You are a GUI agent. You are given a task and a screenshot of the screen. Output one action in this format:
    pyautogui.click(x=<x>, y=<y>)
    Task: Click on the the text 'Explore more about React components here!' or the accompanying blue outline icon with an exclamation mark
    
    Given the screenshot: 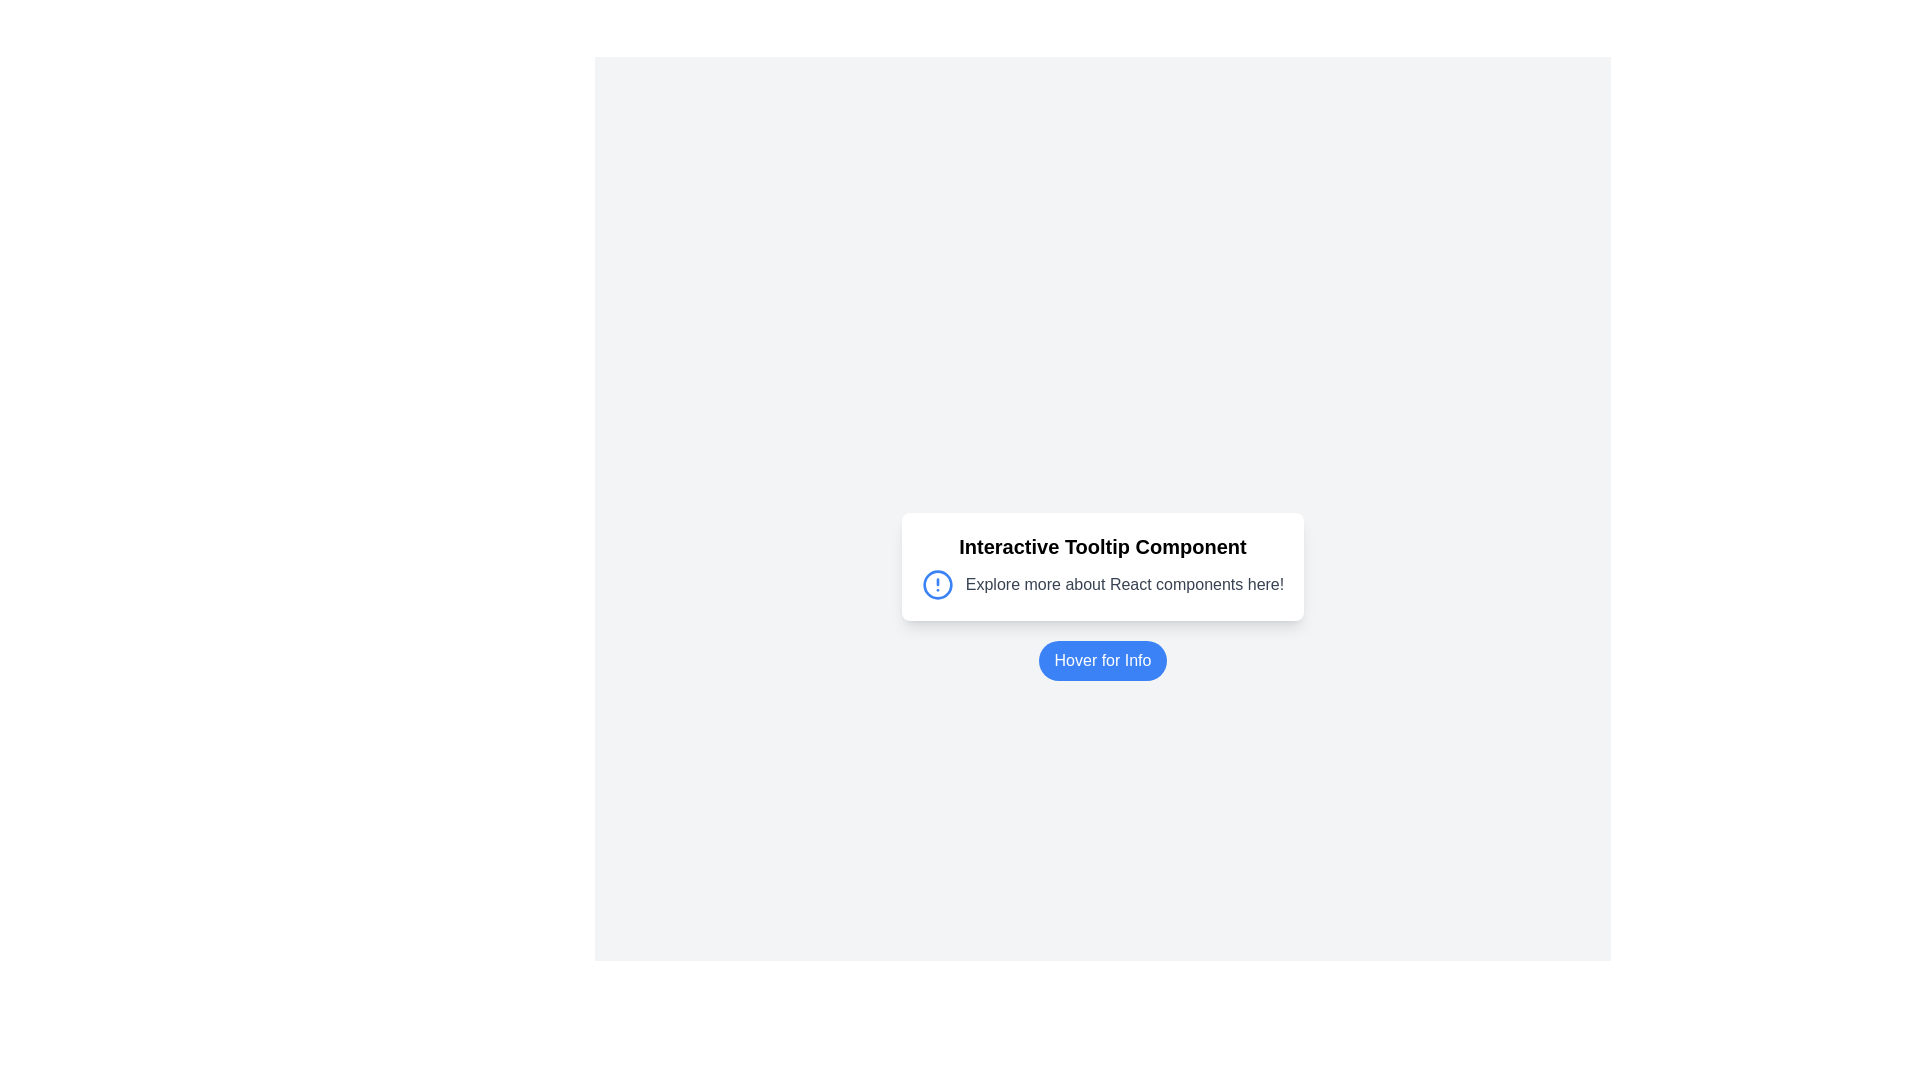 What is the action you would take?
    pyautogui.click(x=1102, y=585)
    